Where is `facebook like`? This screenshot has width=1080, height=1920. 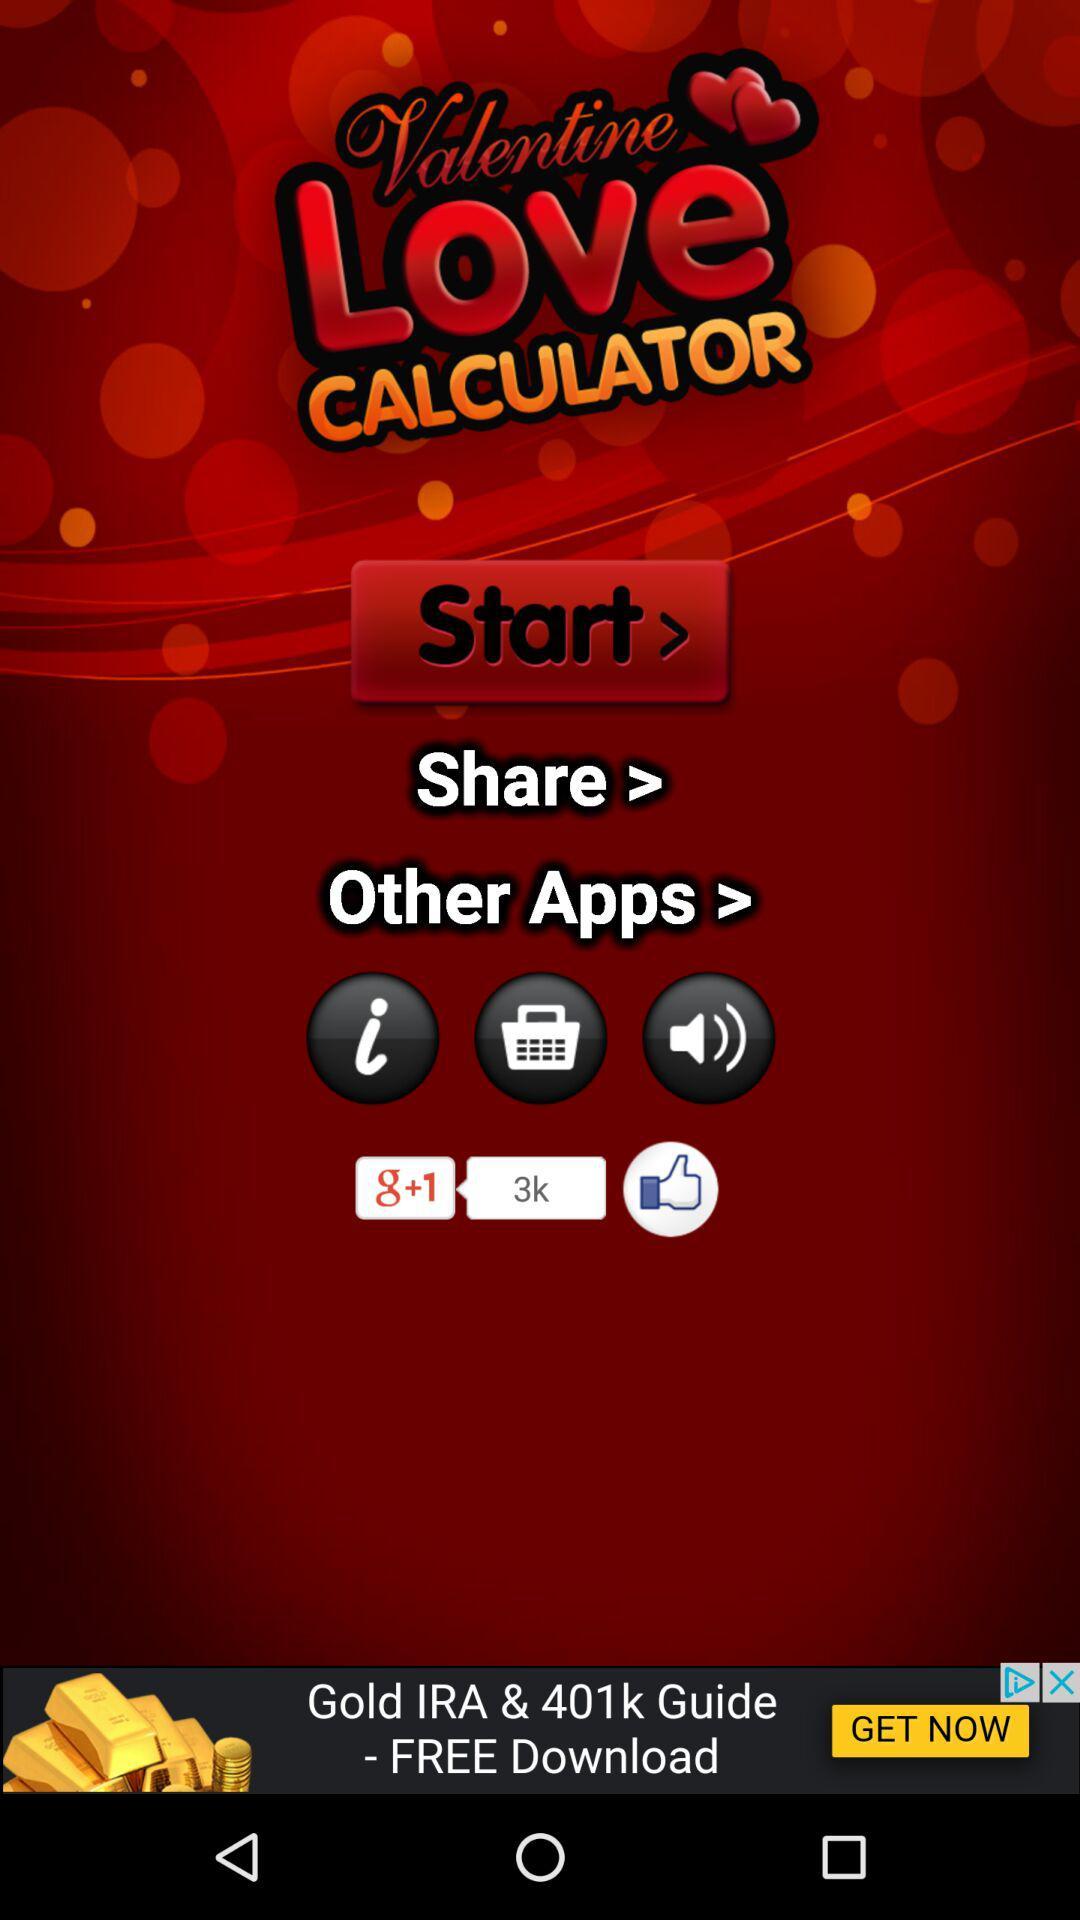 facebook like is located at coordinates (671, 1188).